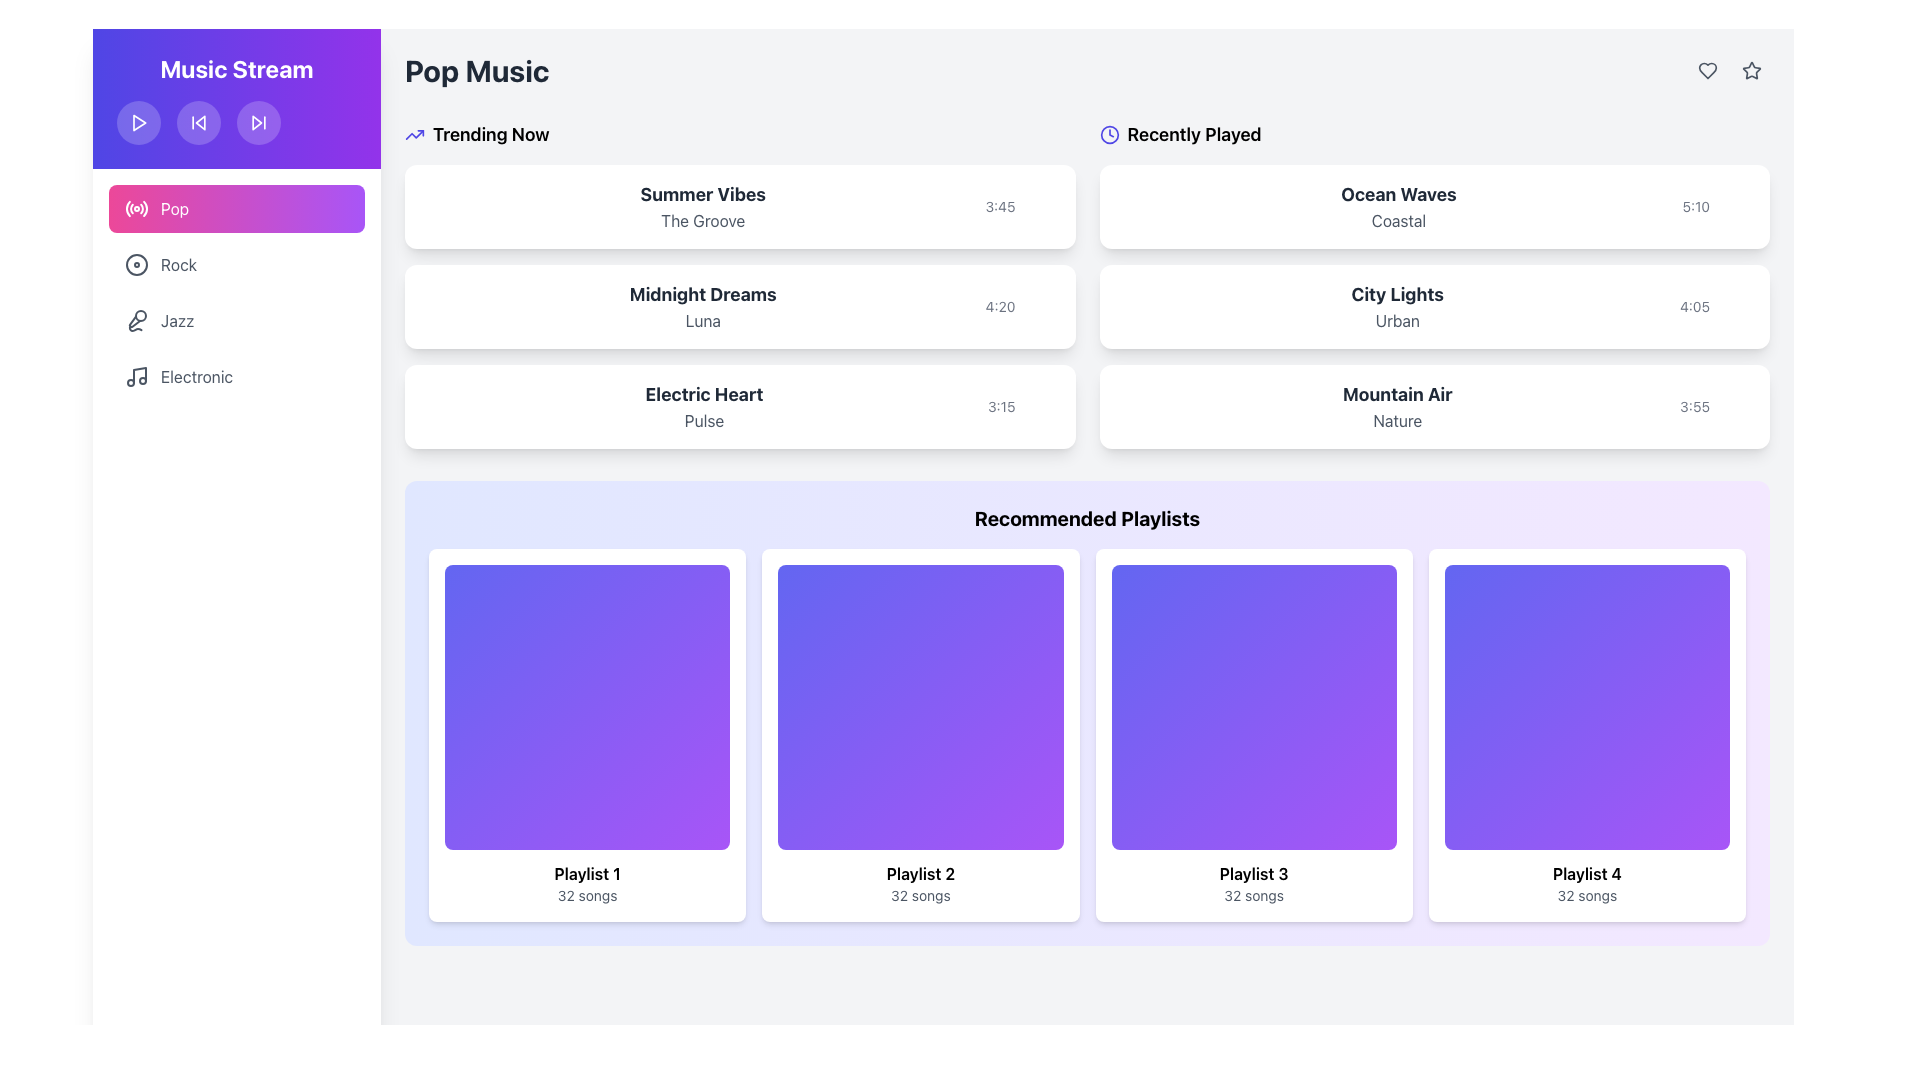 Image resolution: width=1920 pixels, height=1080 pixels. I want to click on the play button in the third row of the 'Trending Now' section to play the song 'Electric Heart', so click(1042, 406).